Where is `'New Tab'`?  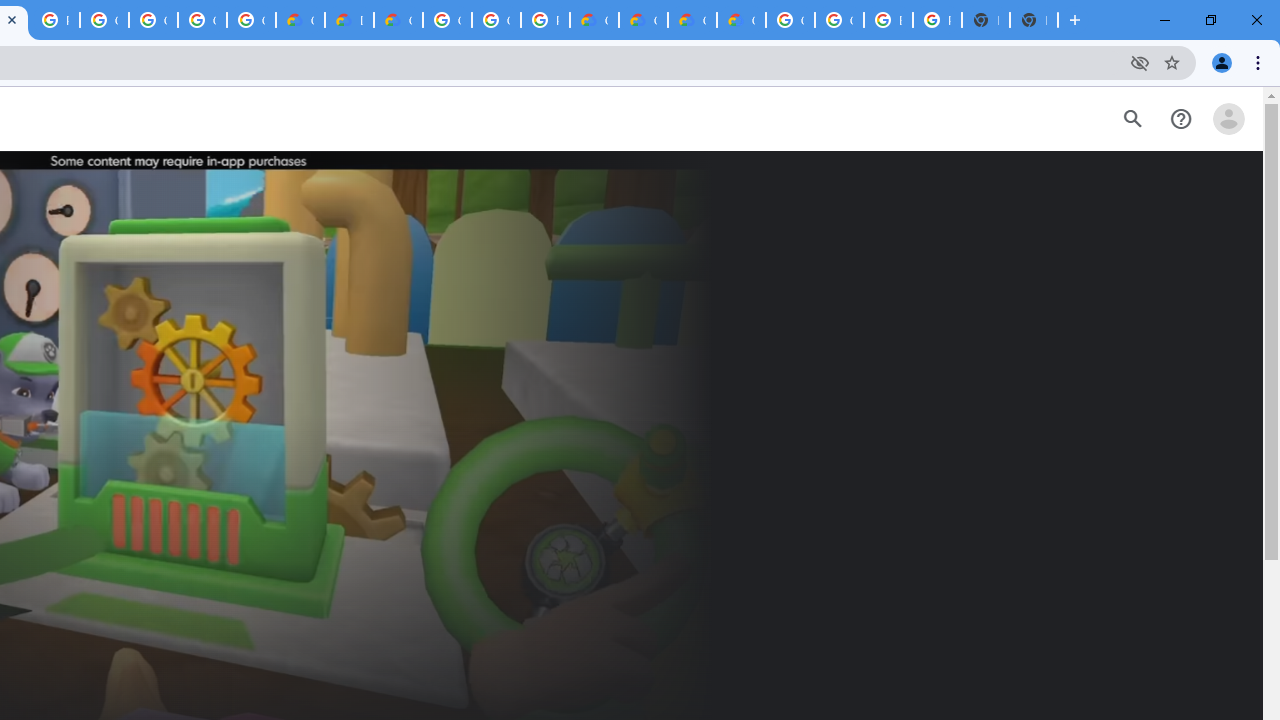 'New Tab' is located at coordinates (1034, 20).